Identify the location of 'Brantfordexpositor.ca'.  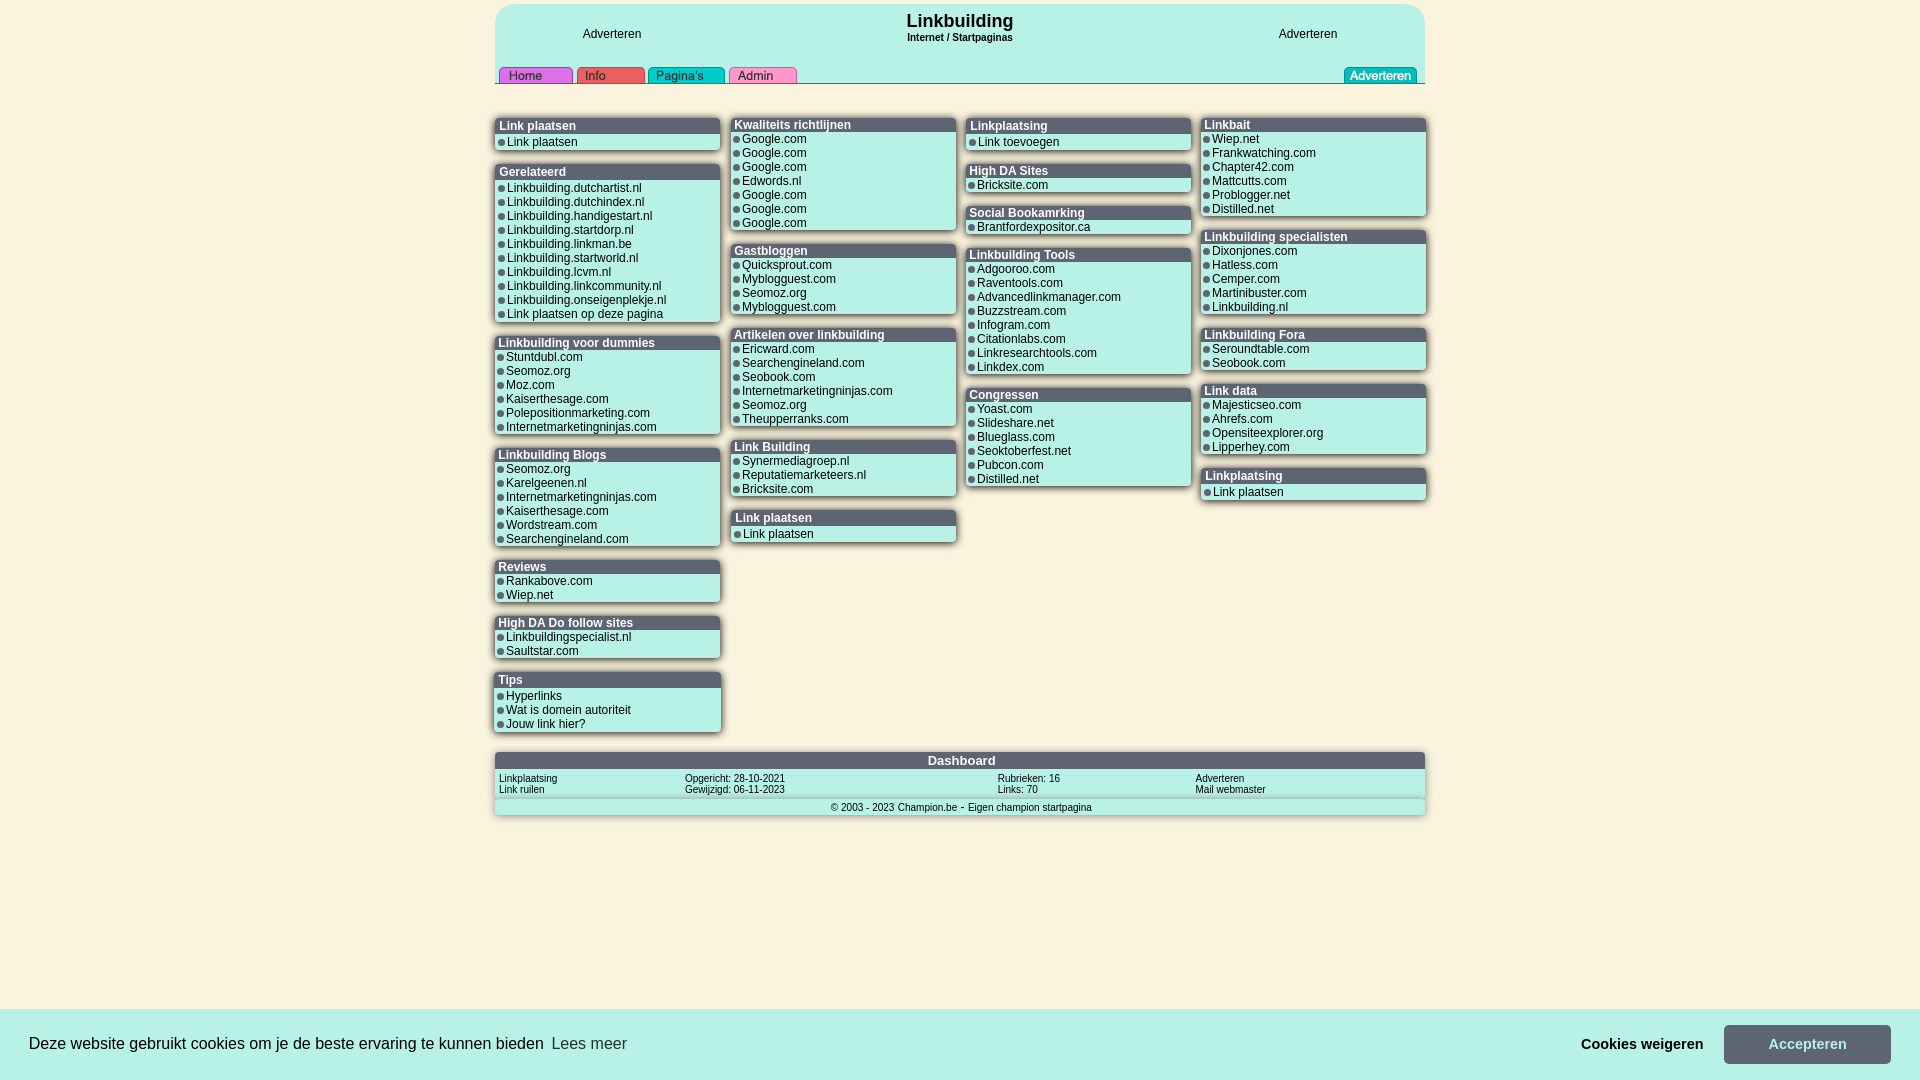
(977, 226).